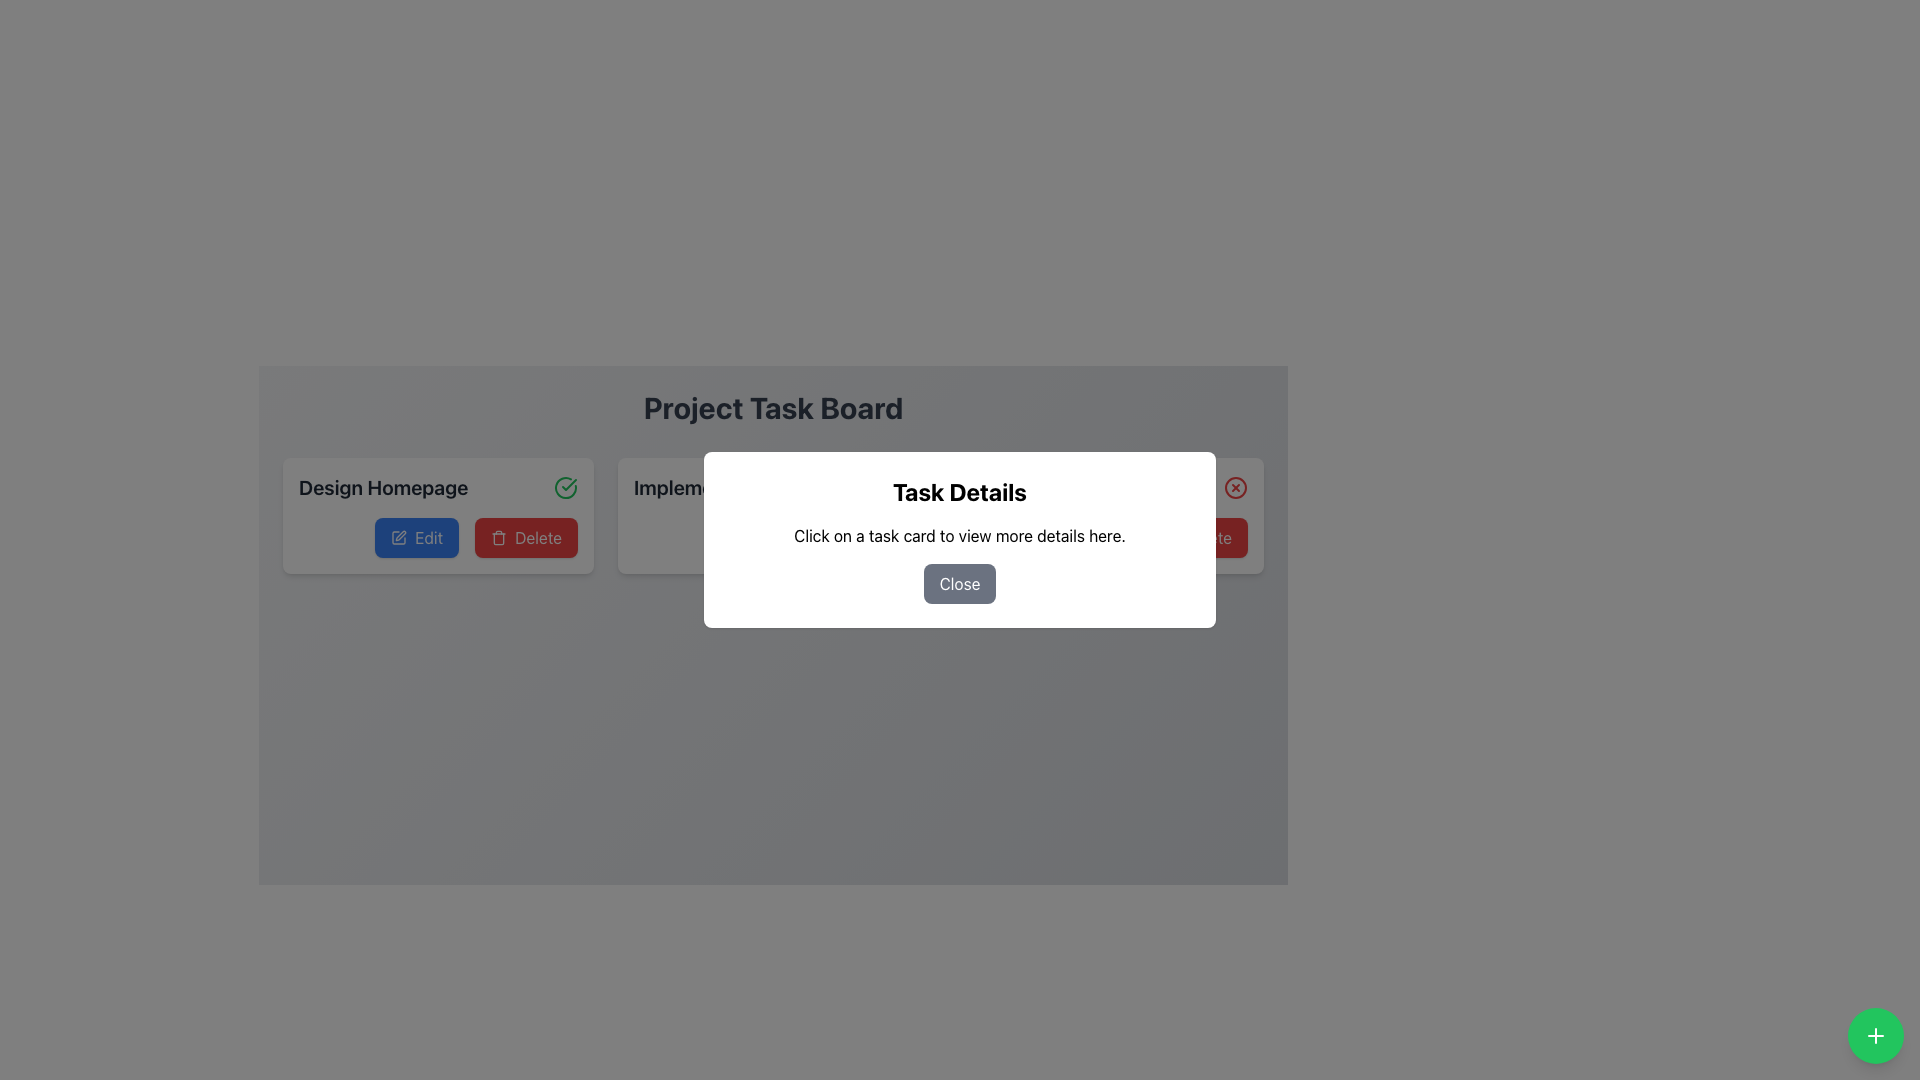 This screenshot has height=1080, width=1920. I want to click on the leftmost editing icon within the 'Edit' button below the 'Design Homepage' text, so click(400, 535).